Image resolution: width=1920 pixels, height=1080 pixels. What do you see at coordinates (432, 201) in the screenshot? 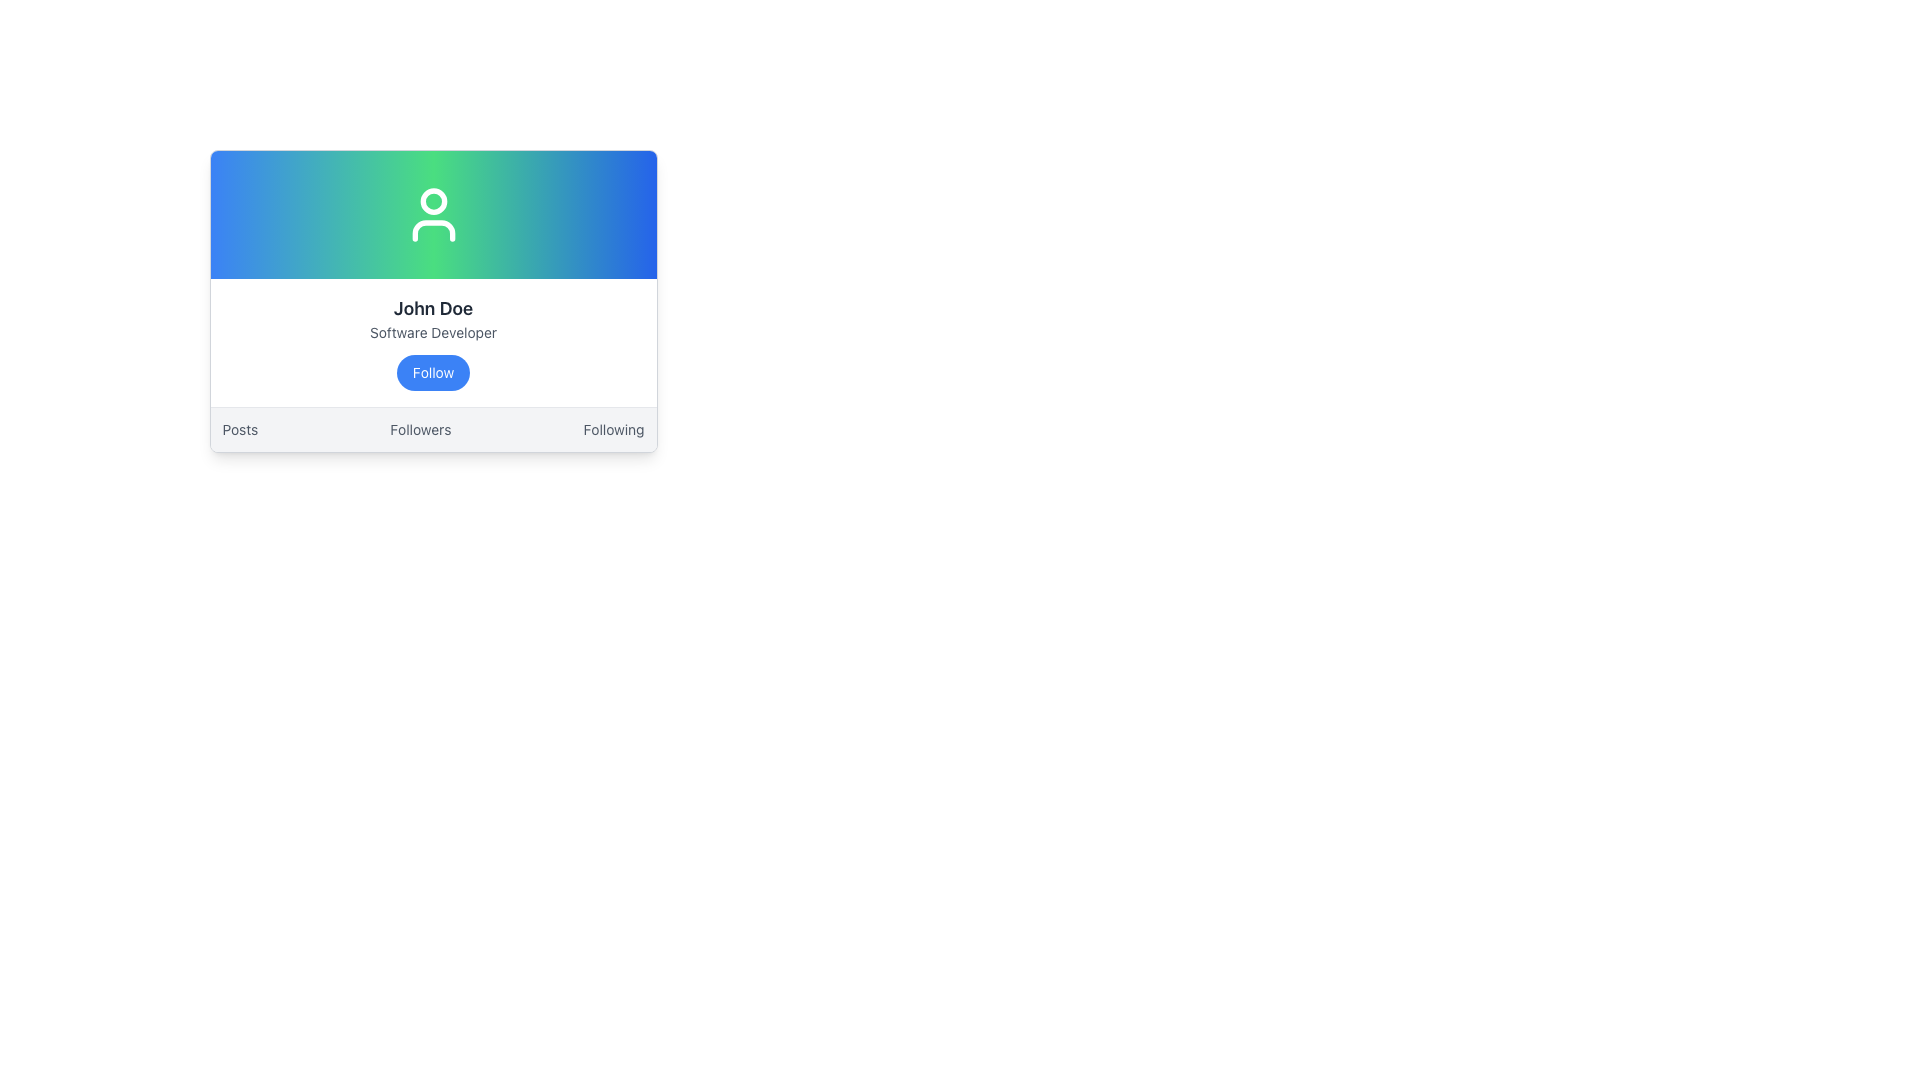
I see `the decorative circular graphical element representing a user in the profile card icon at the top-center of the card` at bounding box center [432, 201].